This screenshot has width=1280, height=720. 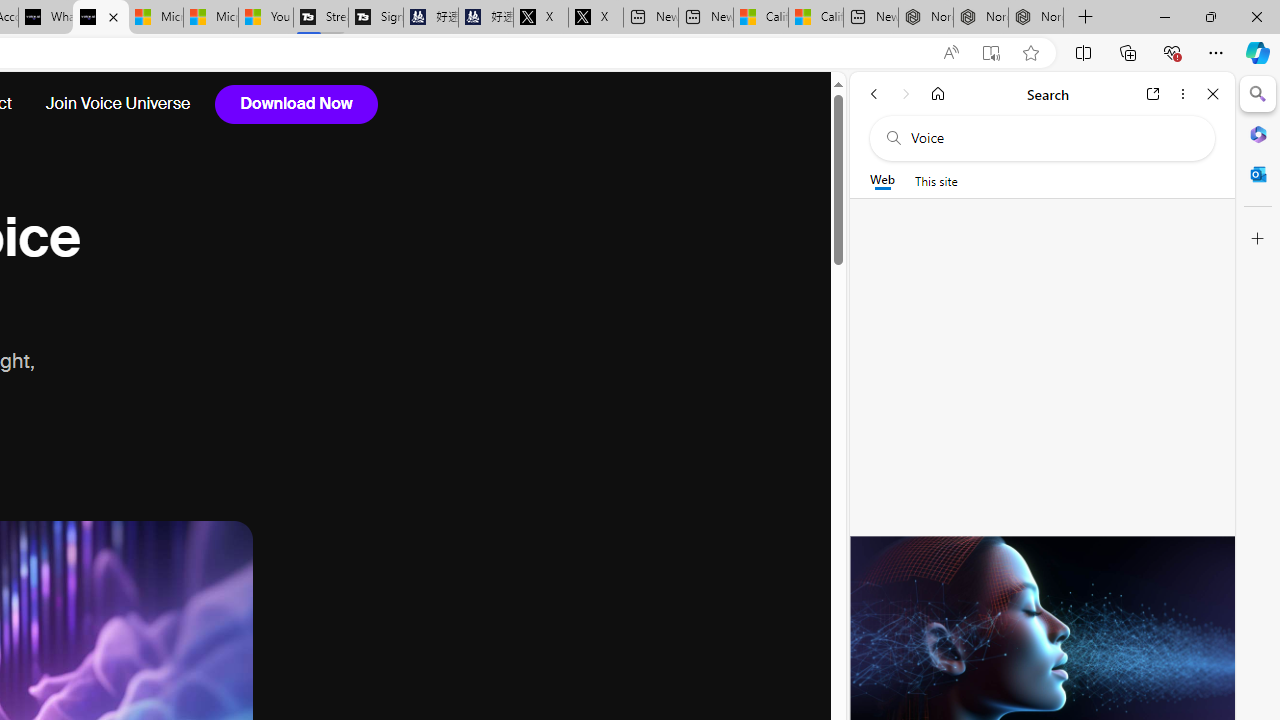 What do you see at coordinates (925, 17) in the screenshot?
I see `'Nordace - Best Sellers'` at bounding box center [925, 17].